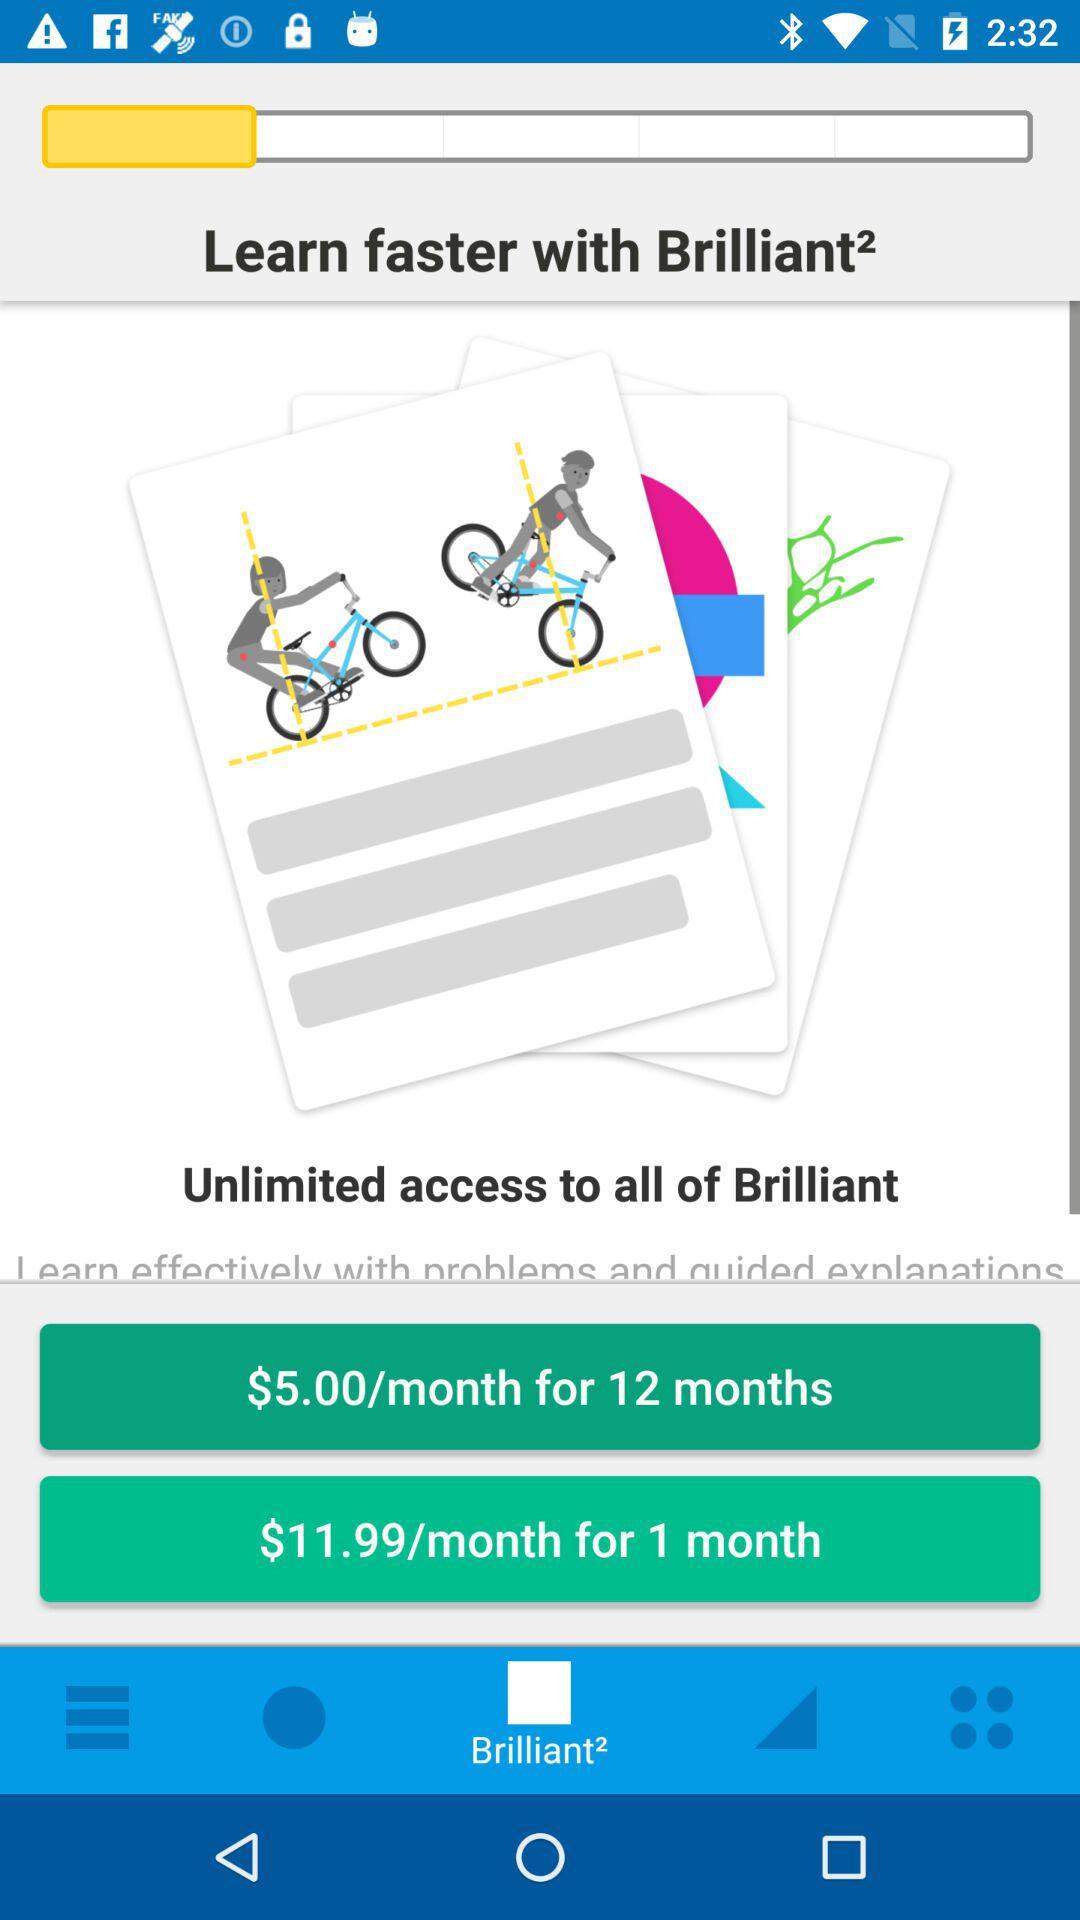  I want to click on the second option, so click(540, 1538).